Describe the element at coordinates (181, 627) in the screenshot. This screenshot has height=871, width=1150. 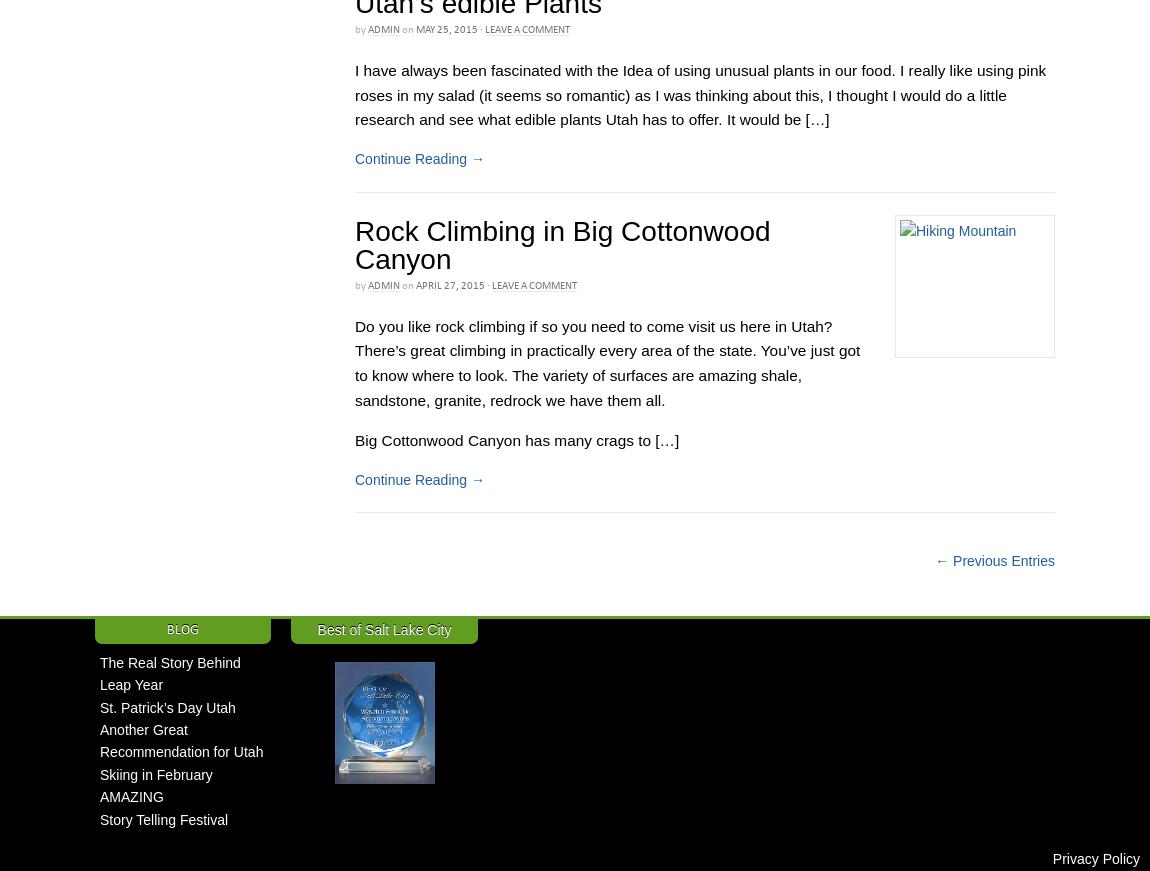
I see `'Blog'` at that location.